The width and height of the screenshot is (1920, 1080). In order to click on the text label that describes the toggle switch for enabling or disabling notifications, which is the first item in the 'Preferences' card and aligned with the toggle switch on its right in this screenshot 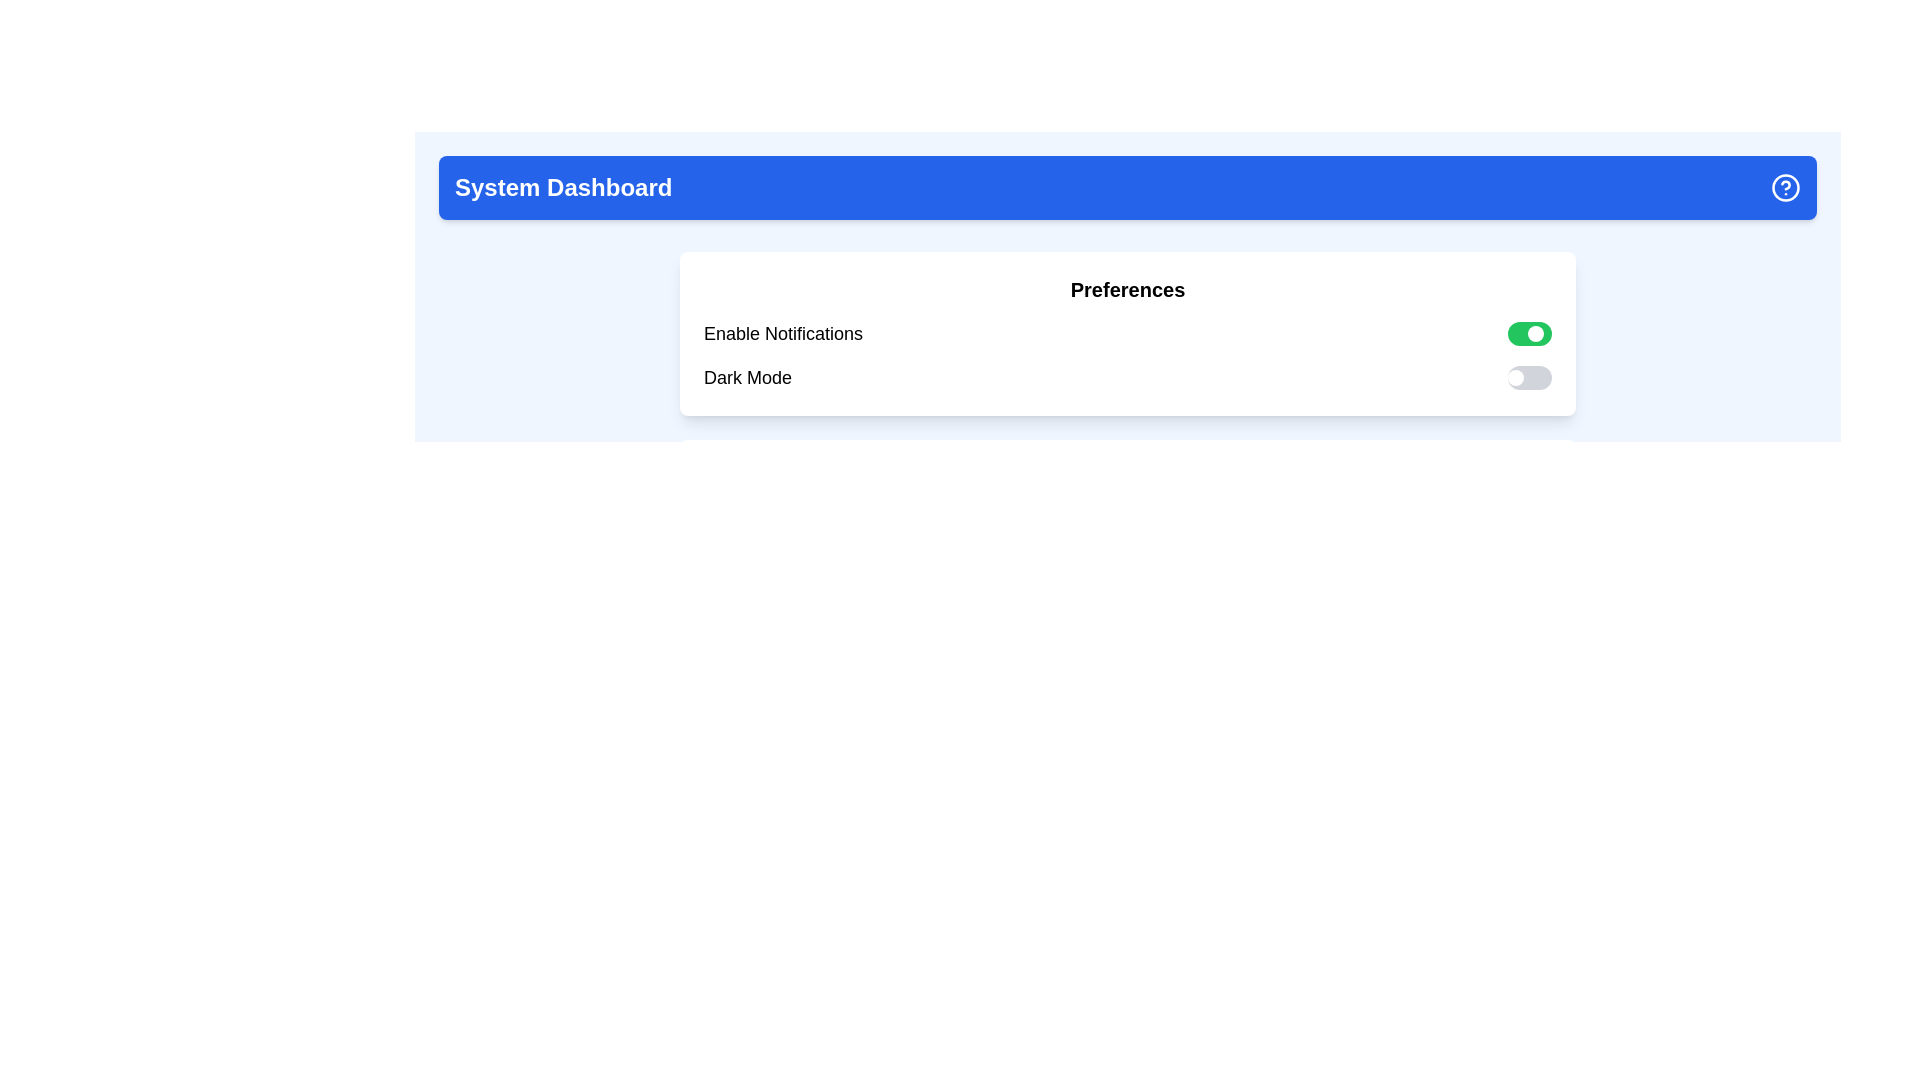, I will do `click(782, 333)`.